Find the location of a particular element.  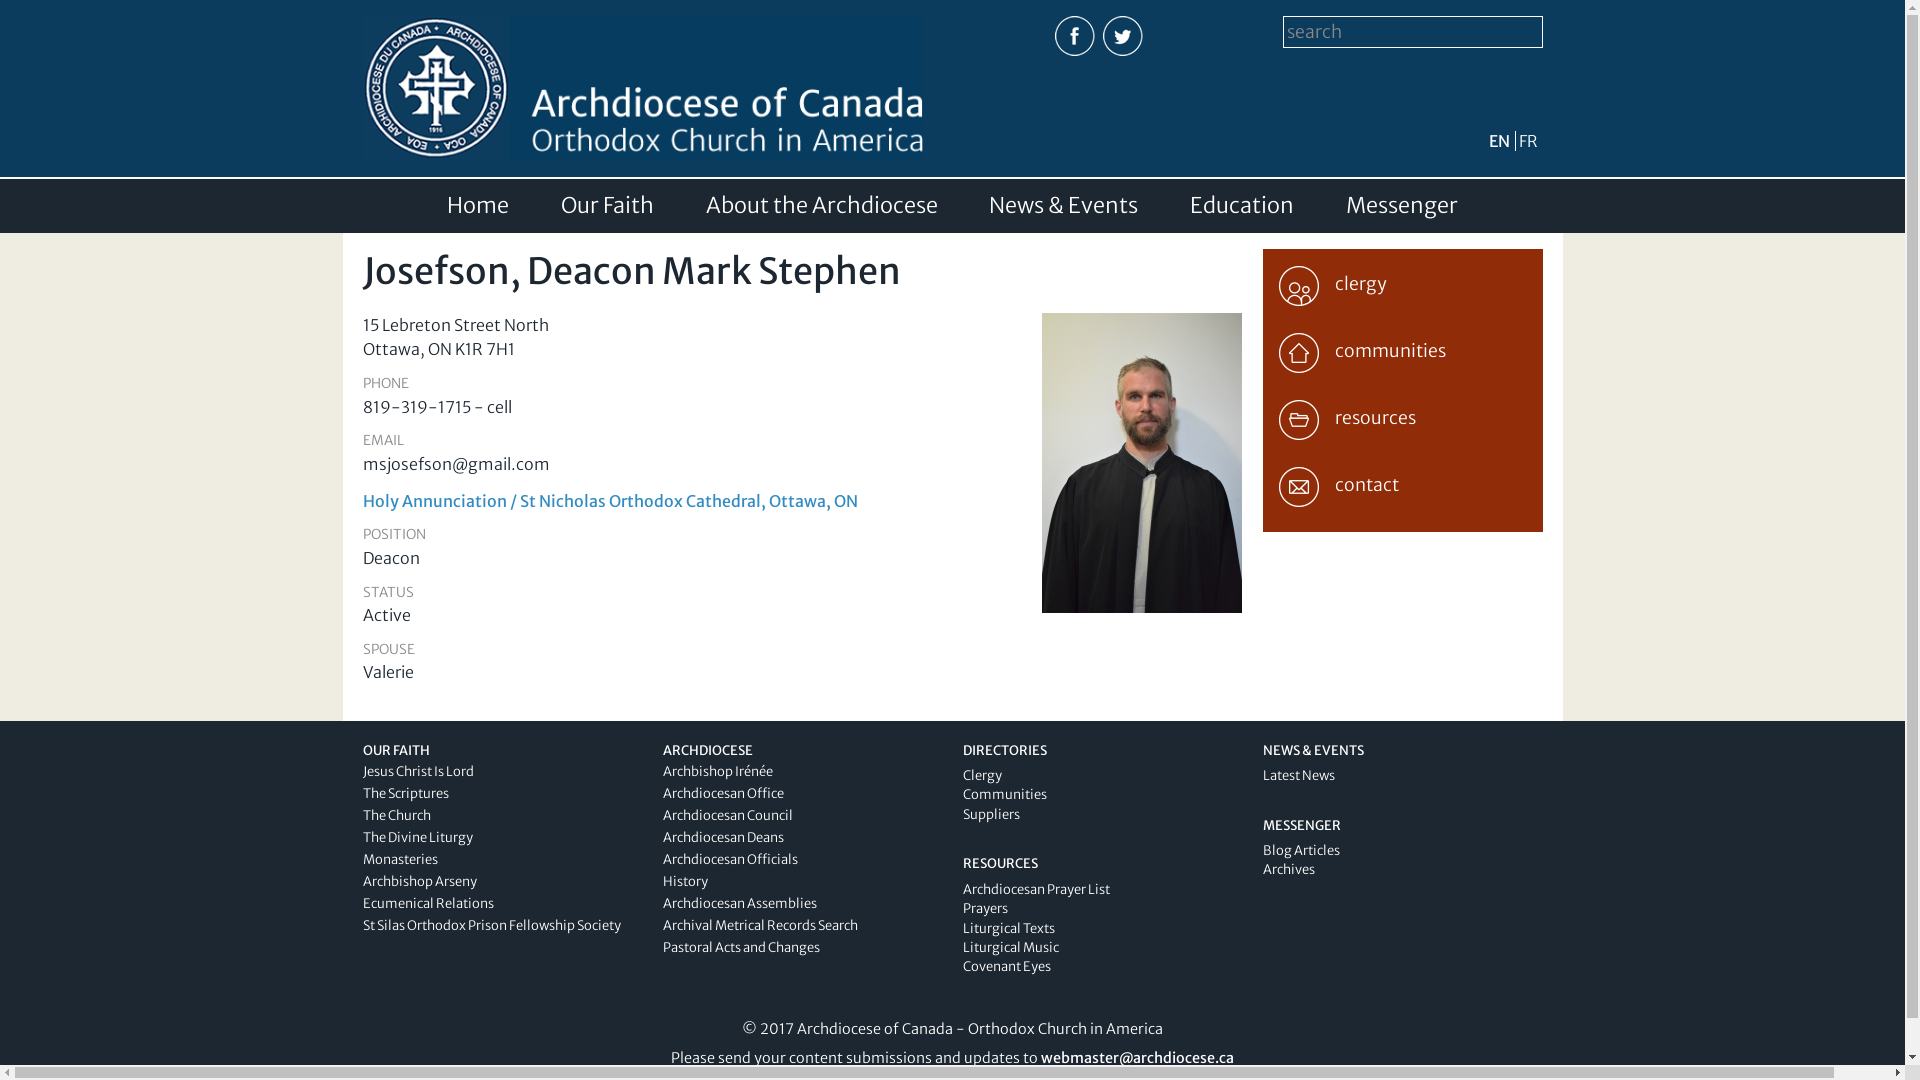

'Blog Articles' is located at coordinates (1261, 850).